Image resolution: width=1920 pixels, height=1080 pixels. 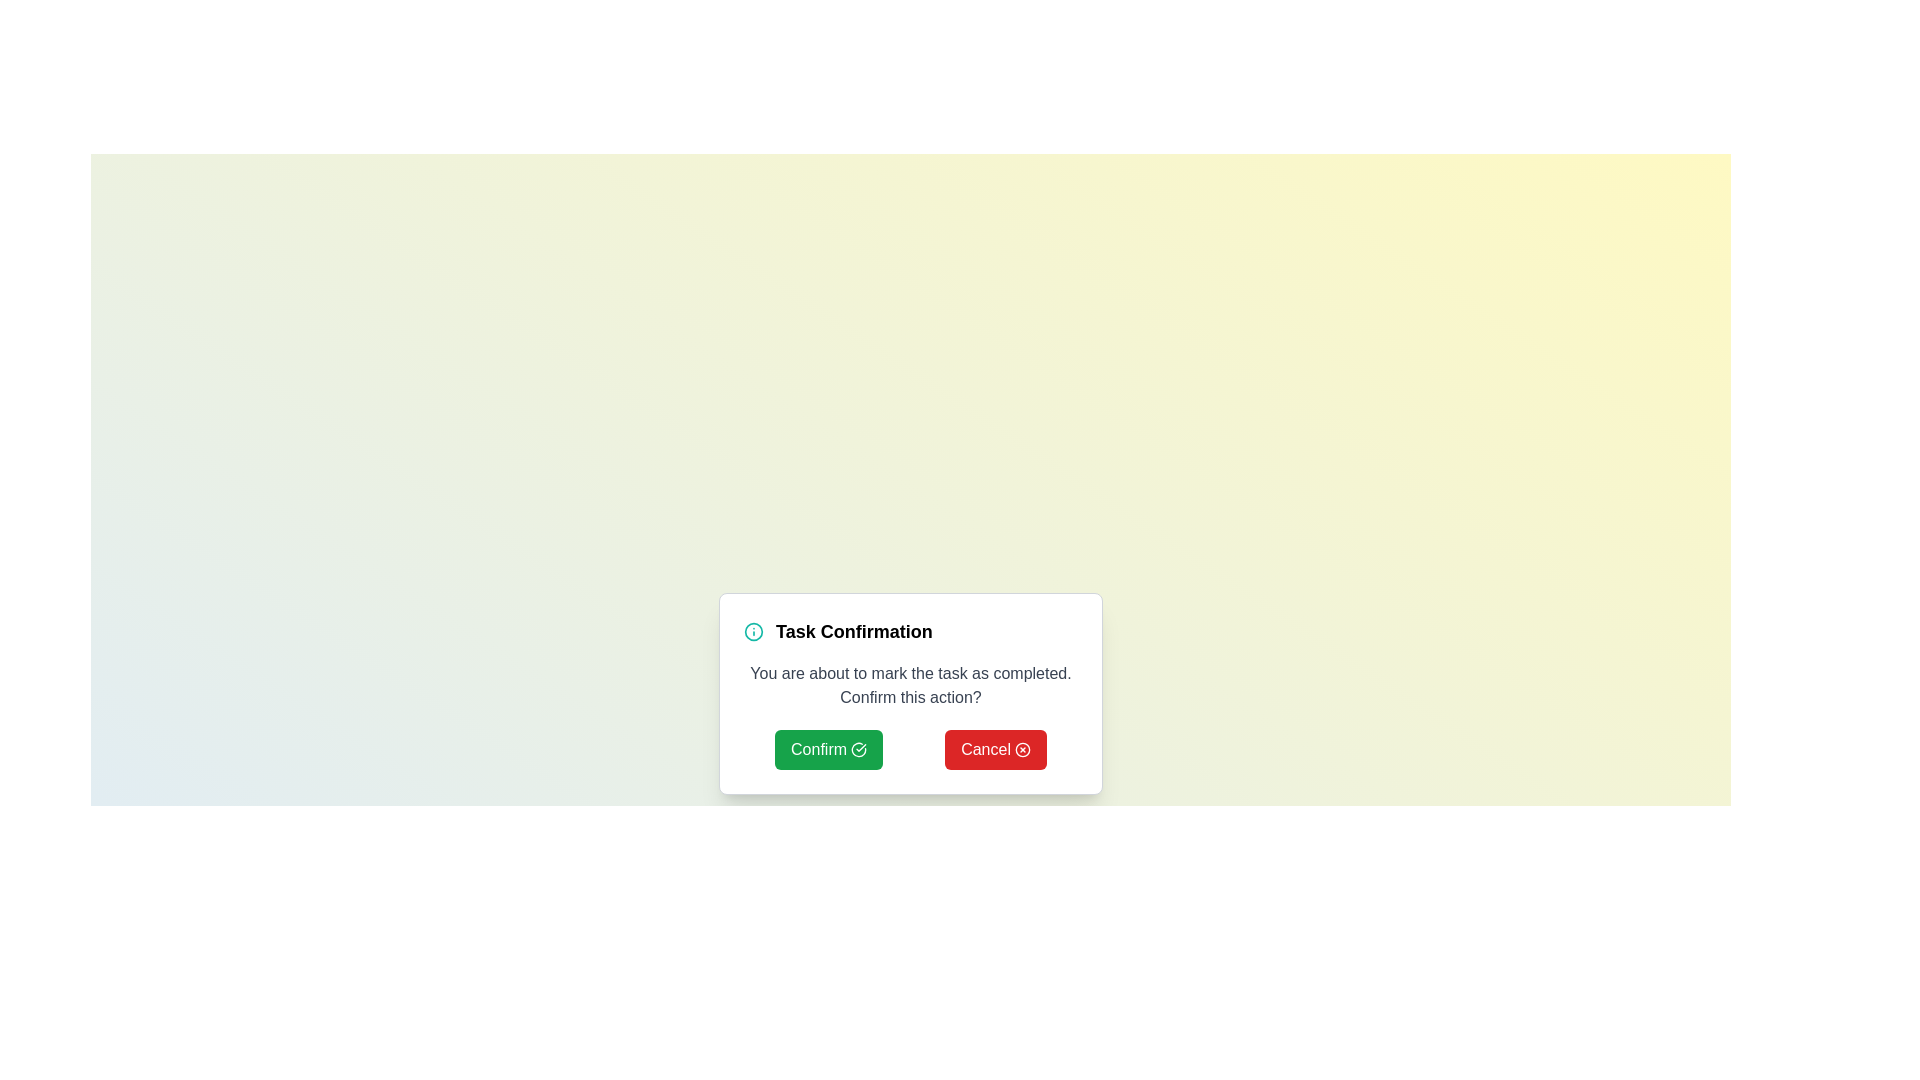 I want to click on the confirm button located at the bottom-left corner of the dialog box, next to the red 'Cancel' button, to confirm the proposed action, so click(x=829, y=749).